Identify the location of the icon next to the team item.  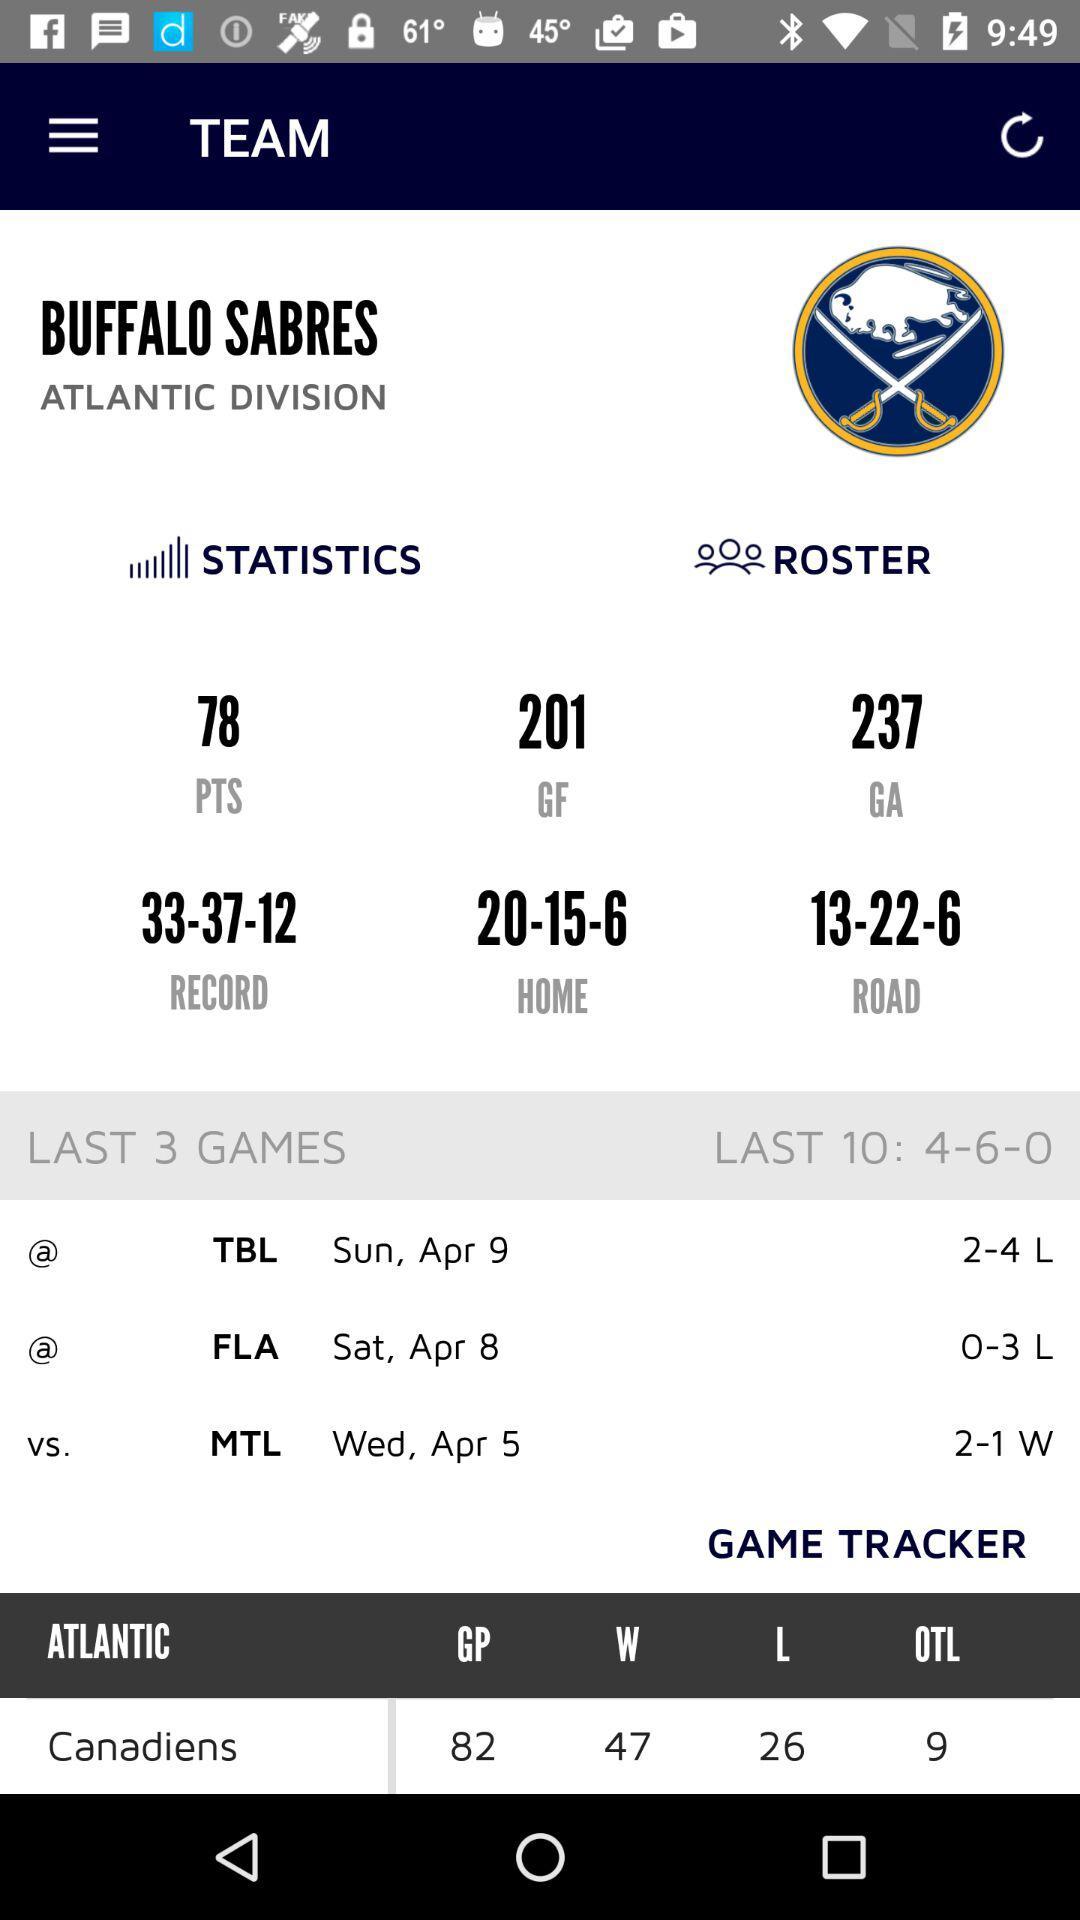
(72, 135).